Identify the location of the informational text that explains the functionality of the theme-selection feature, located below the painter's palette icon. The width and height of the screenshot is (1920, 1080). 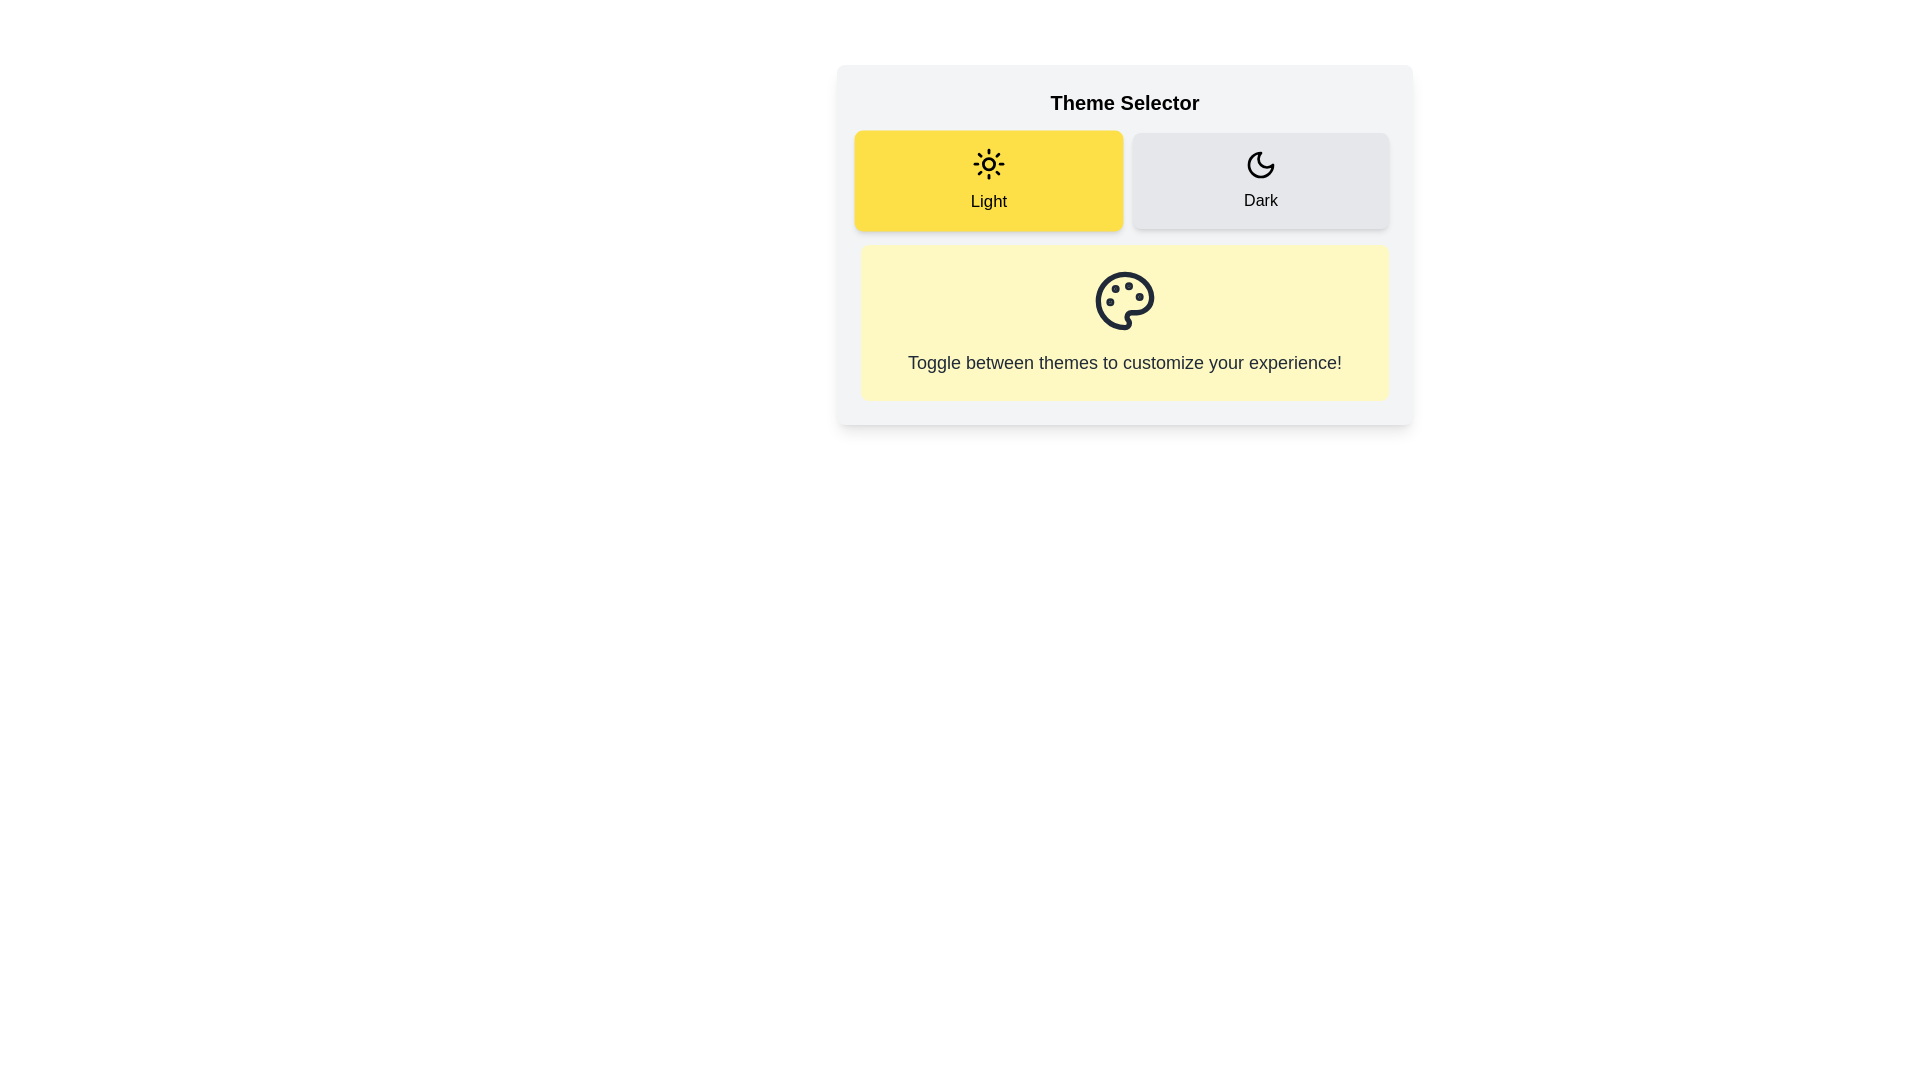
(1124, 362).